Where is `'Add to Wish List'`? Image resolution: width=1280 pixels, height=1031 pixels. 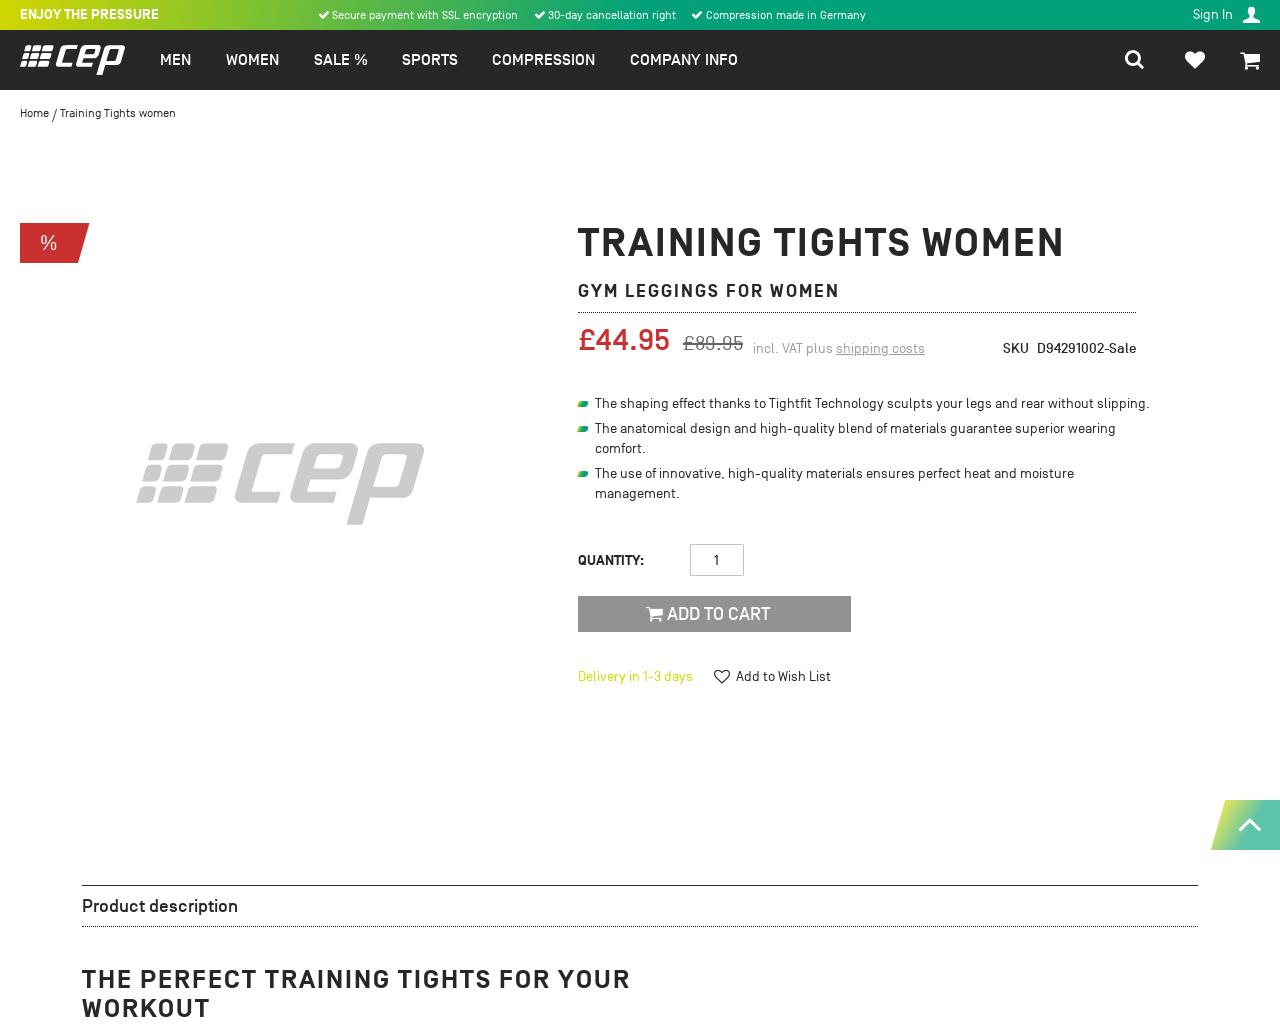
'Add to Wish List' is located at coordinates (782, 676).